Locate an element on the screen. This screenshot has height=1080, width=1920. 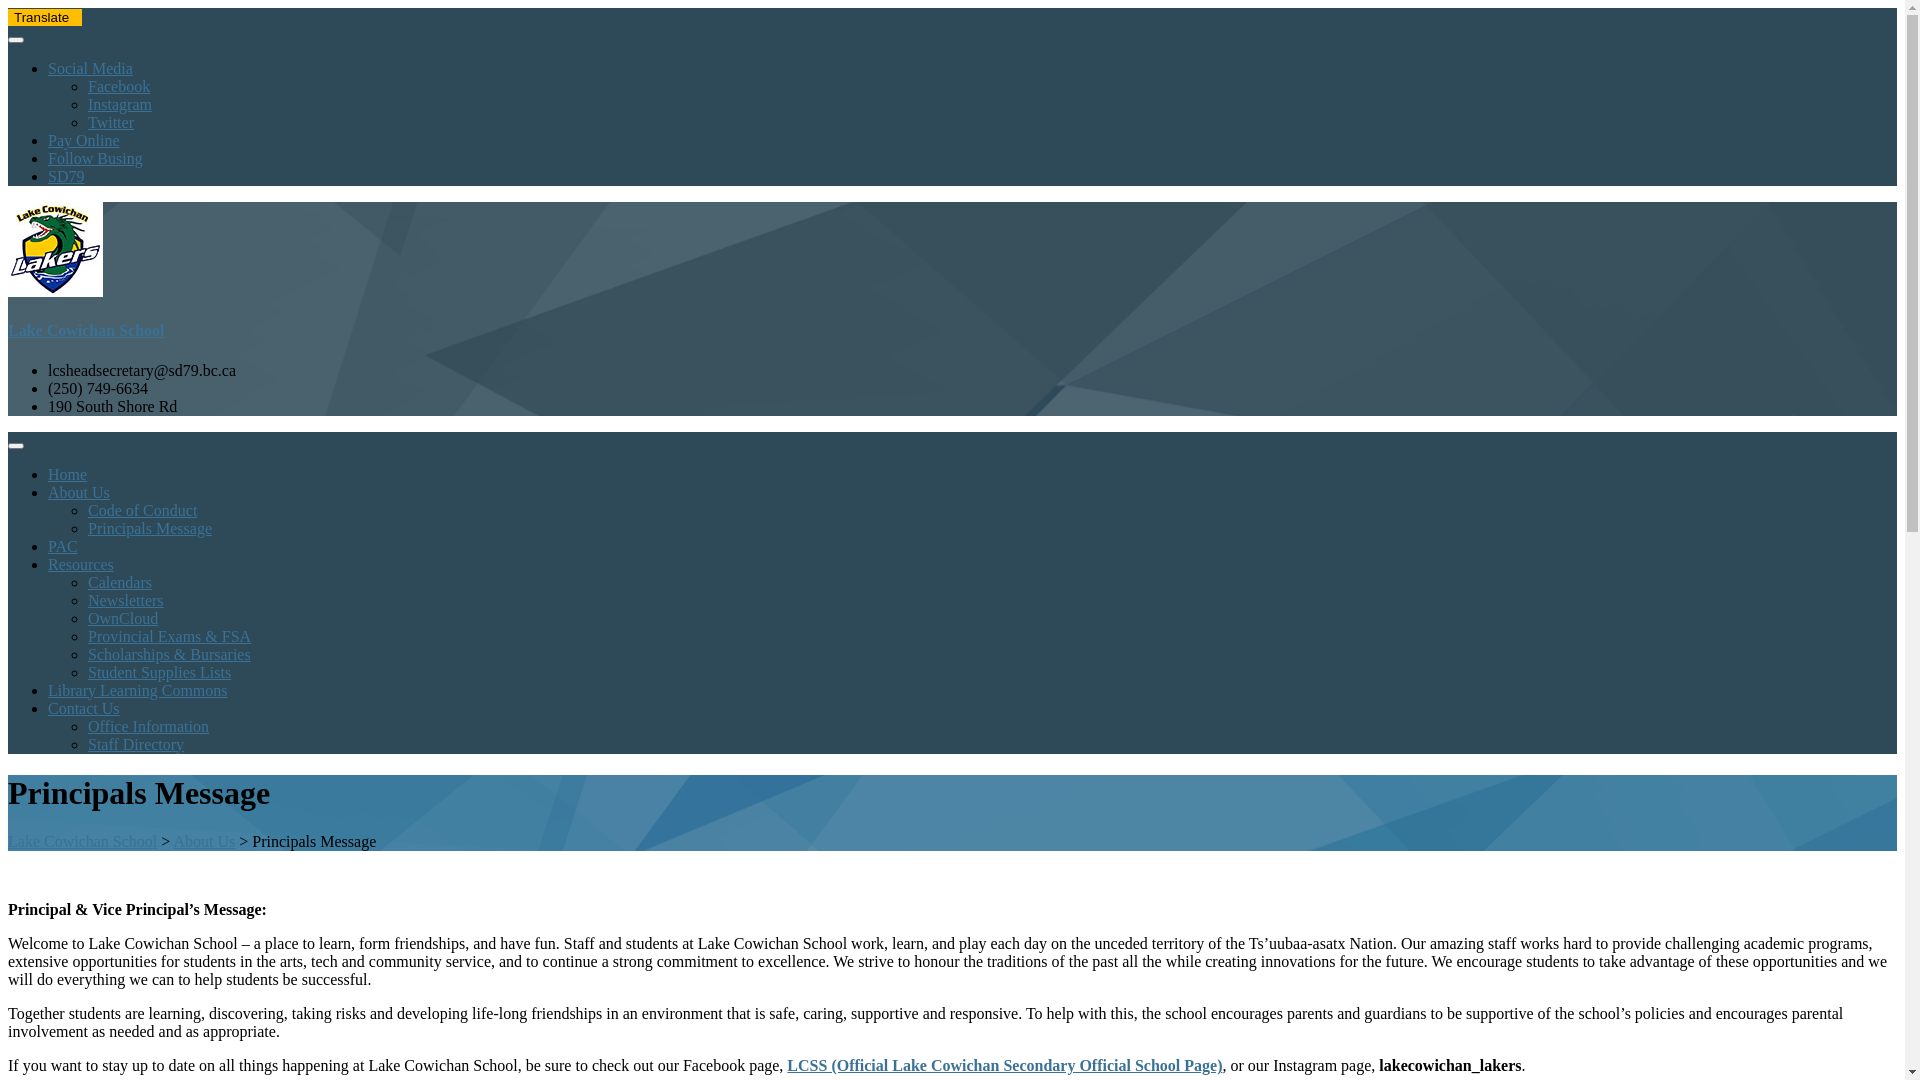
'Translate  ' is located at coordinates (44, 17).